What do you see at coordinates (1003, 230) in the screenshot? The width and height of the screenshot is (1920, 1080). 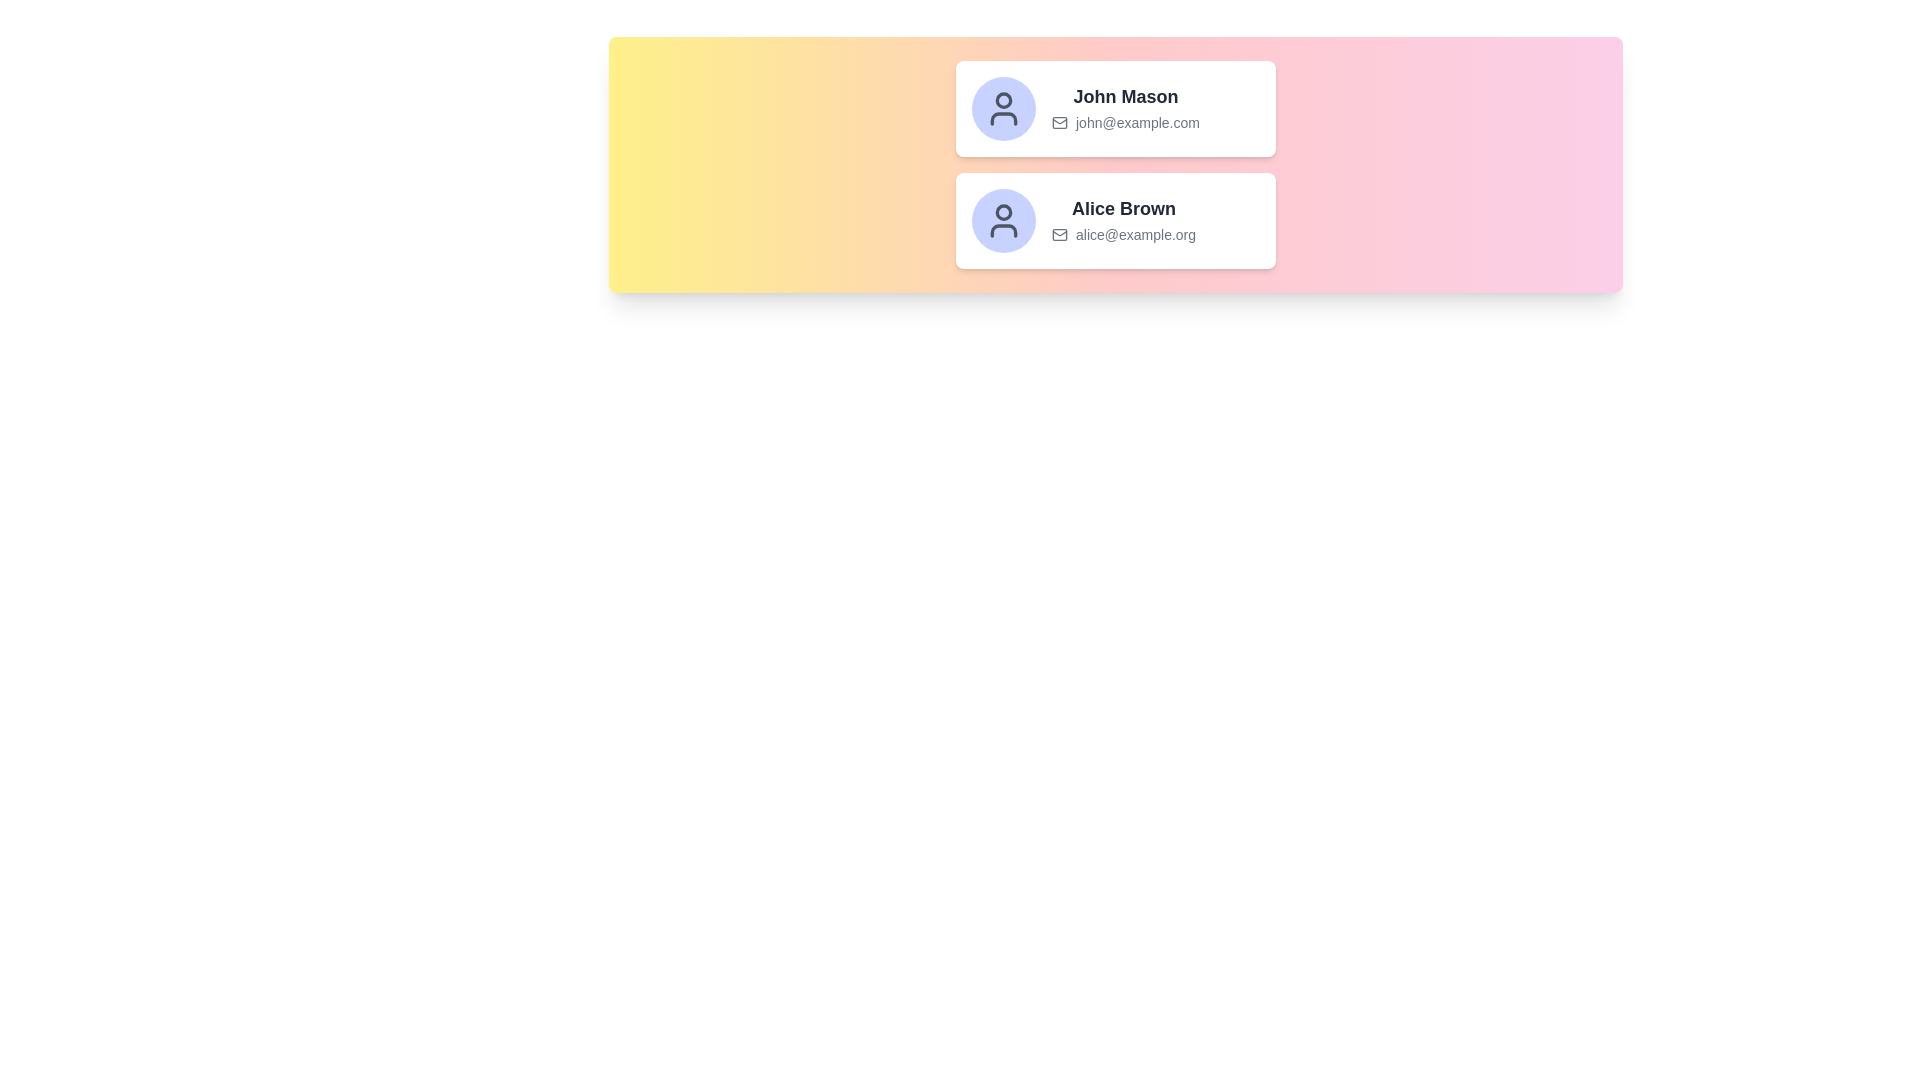 I see `the torso component of the SVG icon within Alice Brown's profile picture area, which is part of the second user's profile card` at bounding box center [1003, 230].